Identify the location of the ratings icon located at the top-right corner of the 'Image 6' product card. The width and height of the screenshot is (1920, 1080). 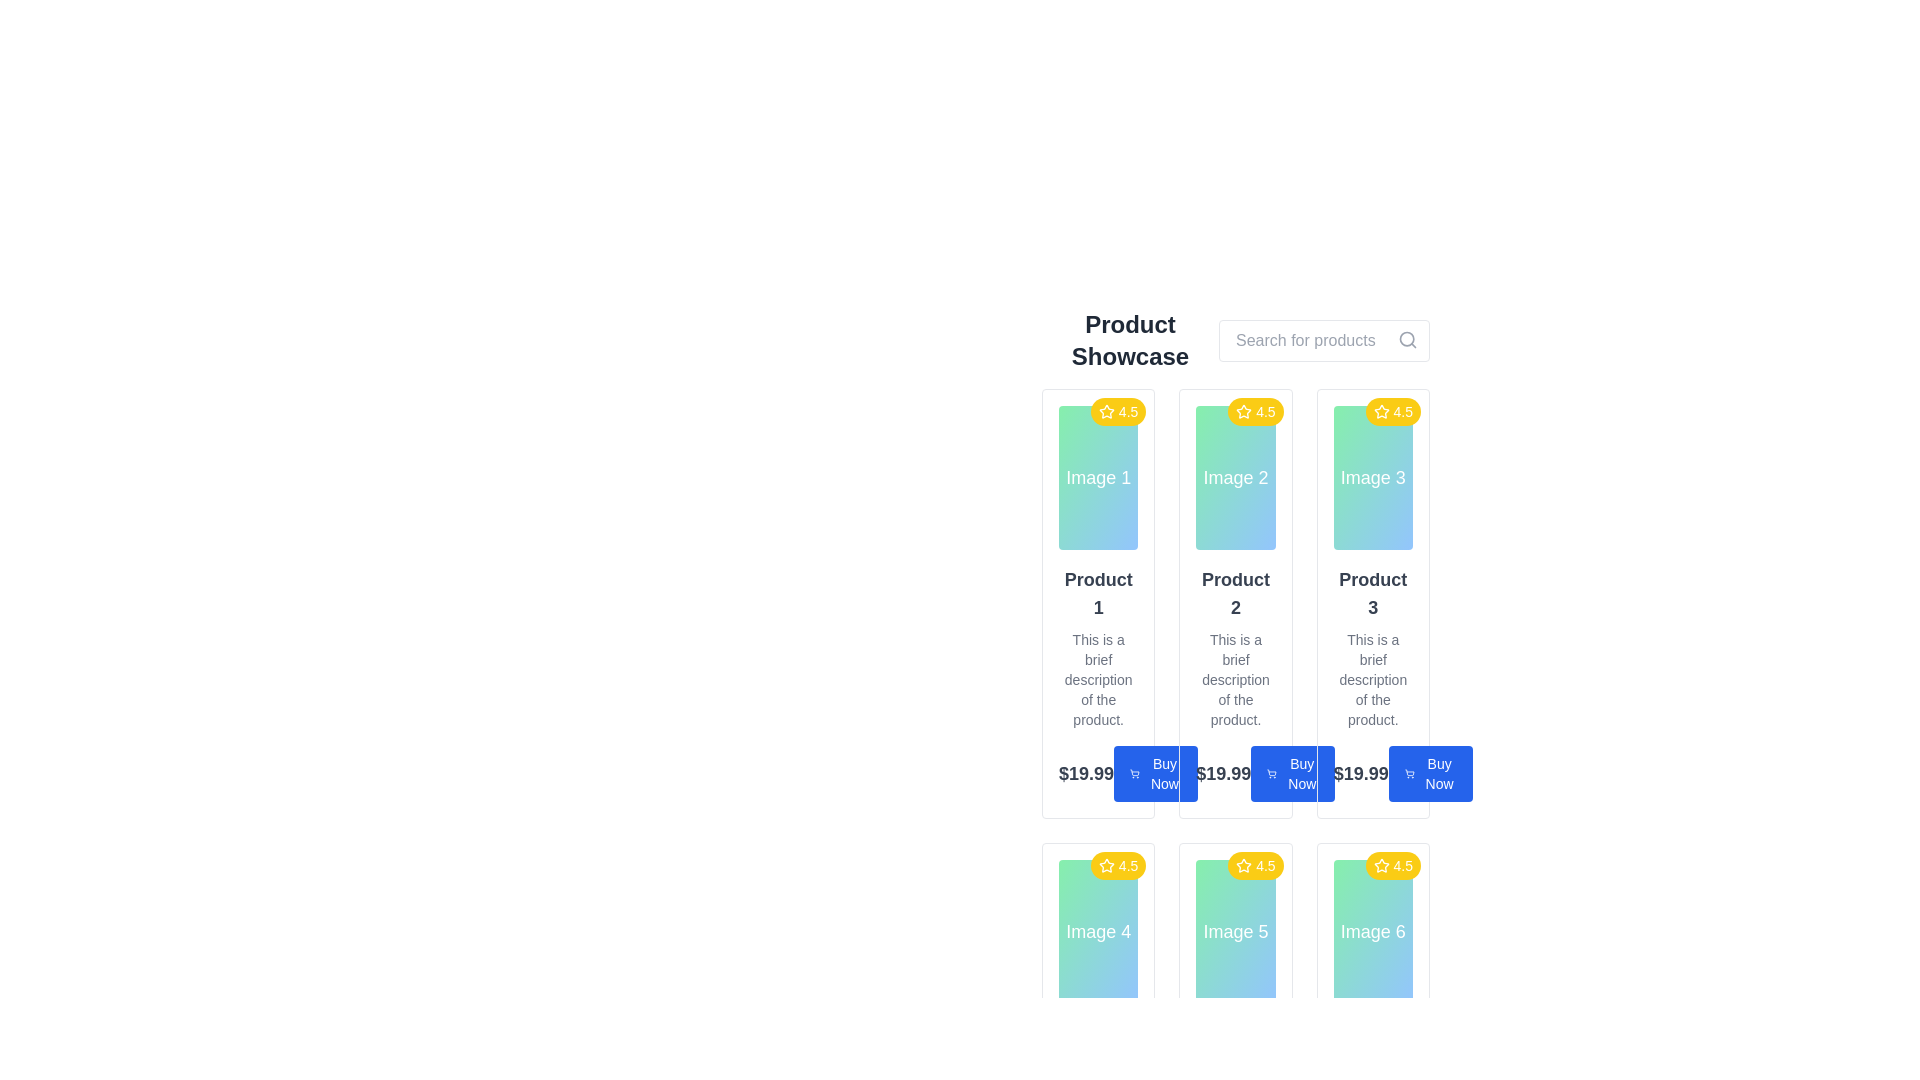
(1380, 864).